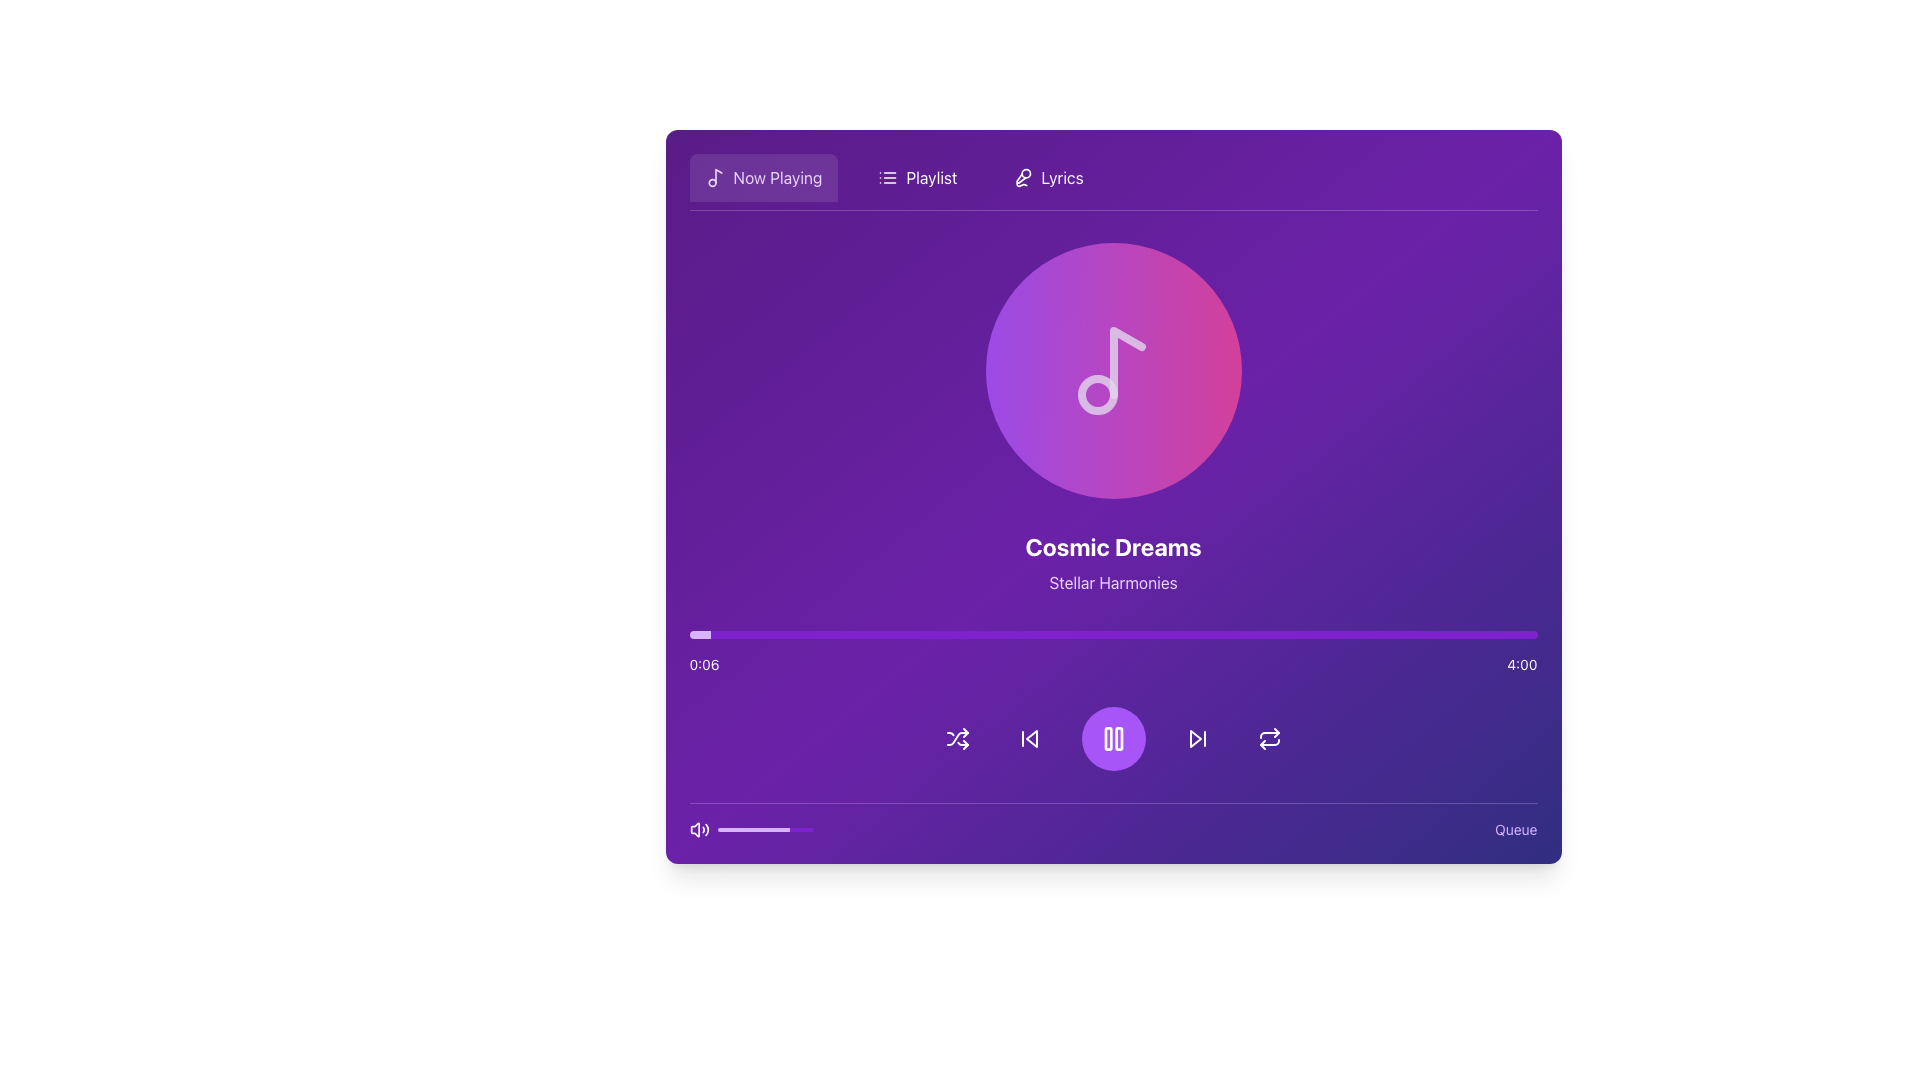 This screenshot has width=1920, height=1080. Describe the element at coordinates (776, 176) in the screenshot. I see `the displayed text in the 'Now Playing' text label, which features a light-colored font on a darker, semi-transparent background, located in the top-left corner of the interface` at that location.